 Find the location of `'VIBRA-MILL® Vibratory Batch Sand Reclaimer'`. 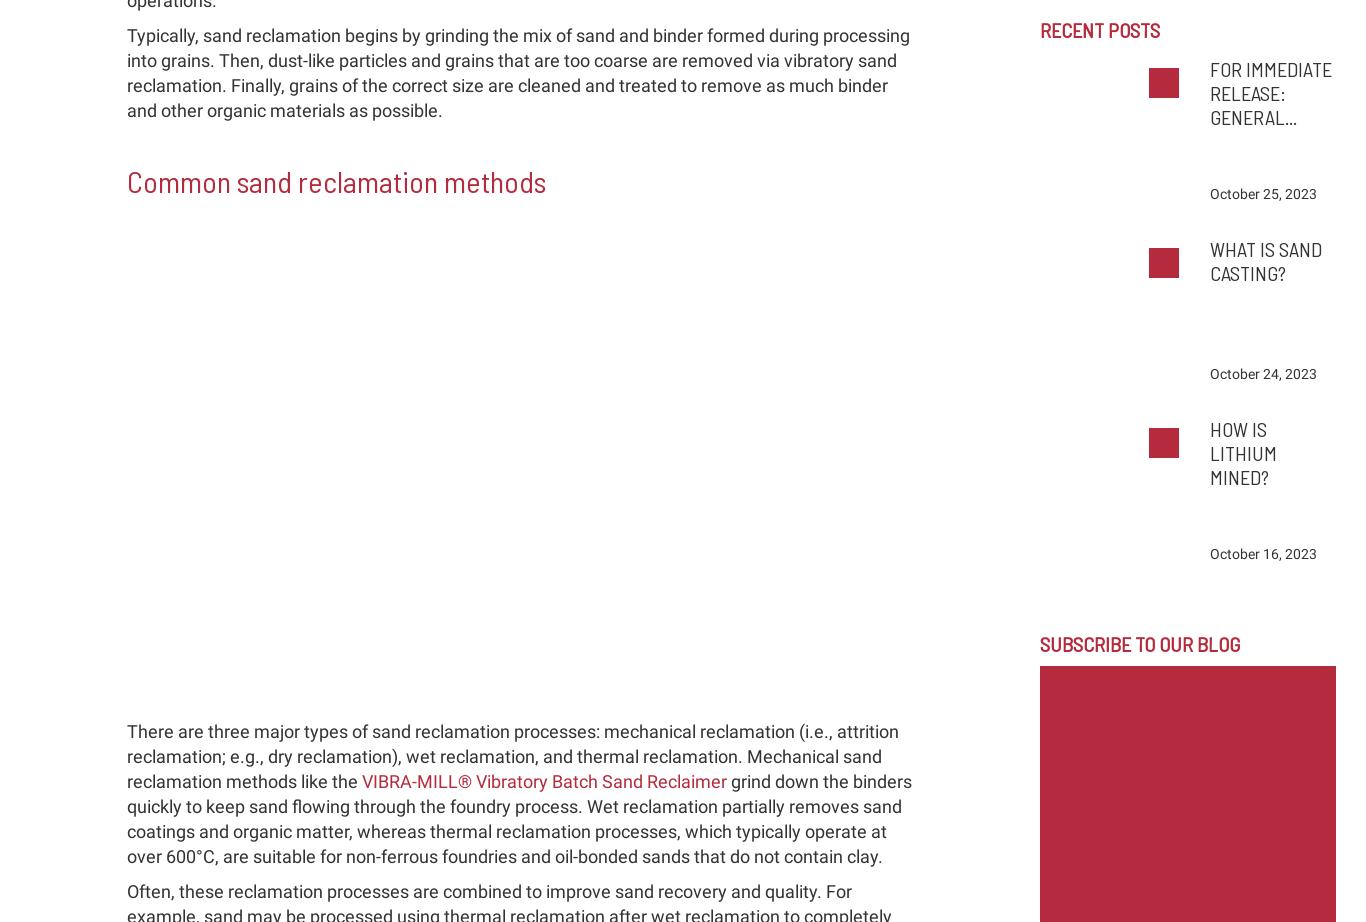

'VIBRA-MILL® Vibratory Batch Sand Reclaimer' is located at coordinates (543, 779).